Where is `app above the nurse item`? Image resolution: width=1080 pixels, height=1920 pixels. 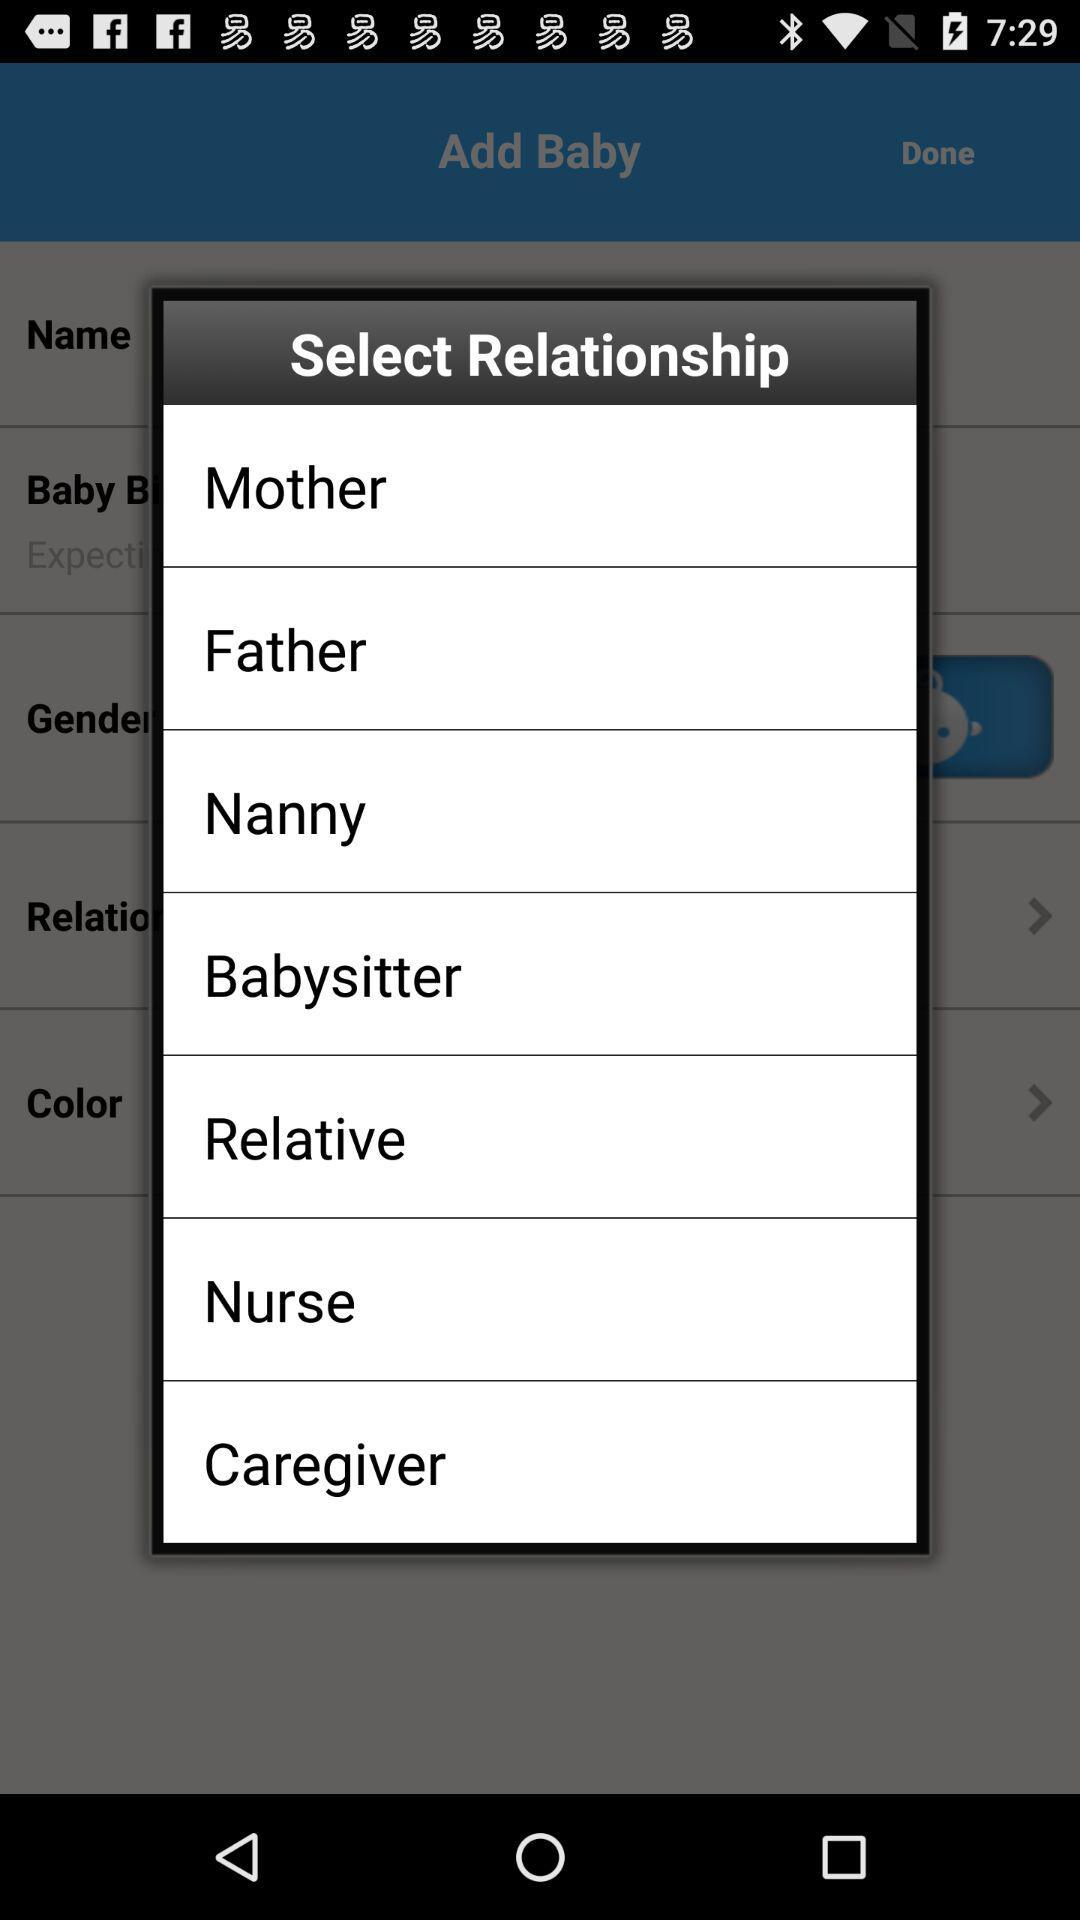 app above the nurse item is located at coordinates (304, 1136).